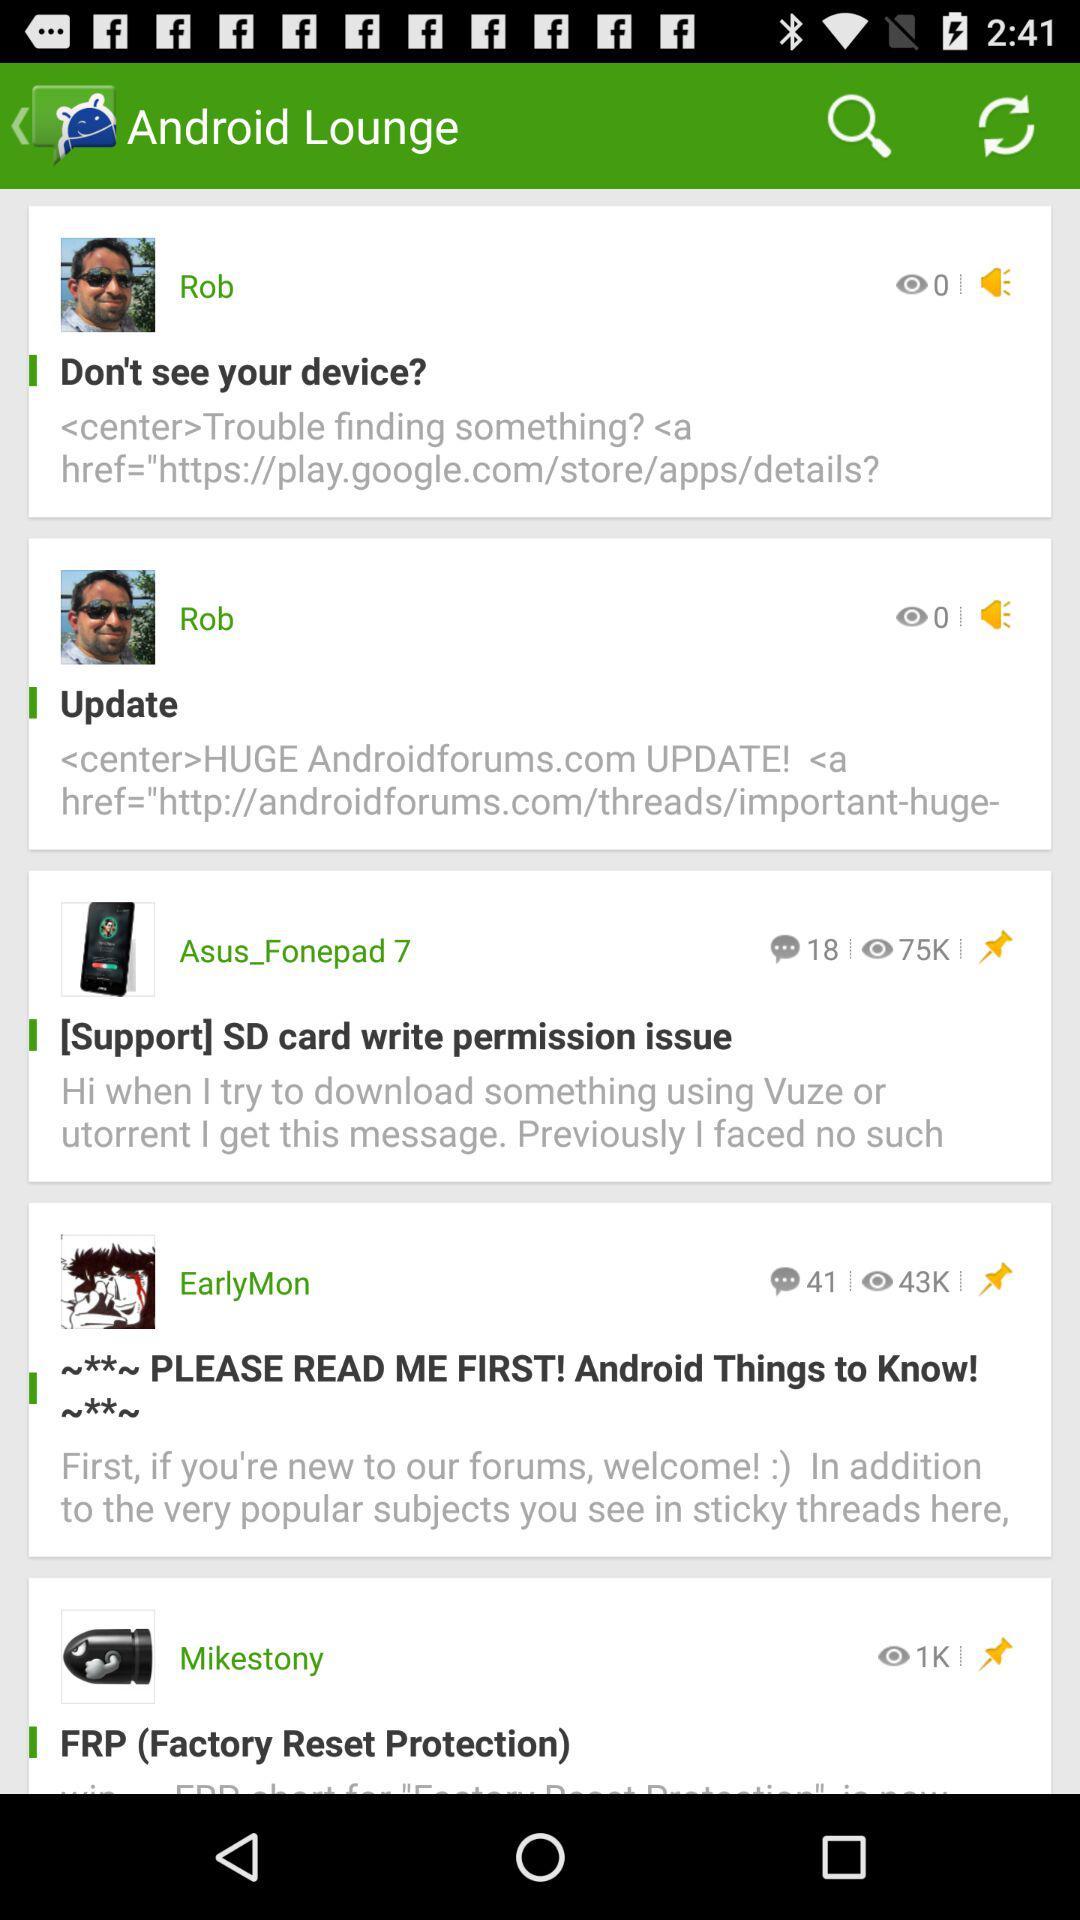  What do you see at coordinates (924, 947) in the screenshot?
I see `icon above support sd card` at bounding box center [924, 947].